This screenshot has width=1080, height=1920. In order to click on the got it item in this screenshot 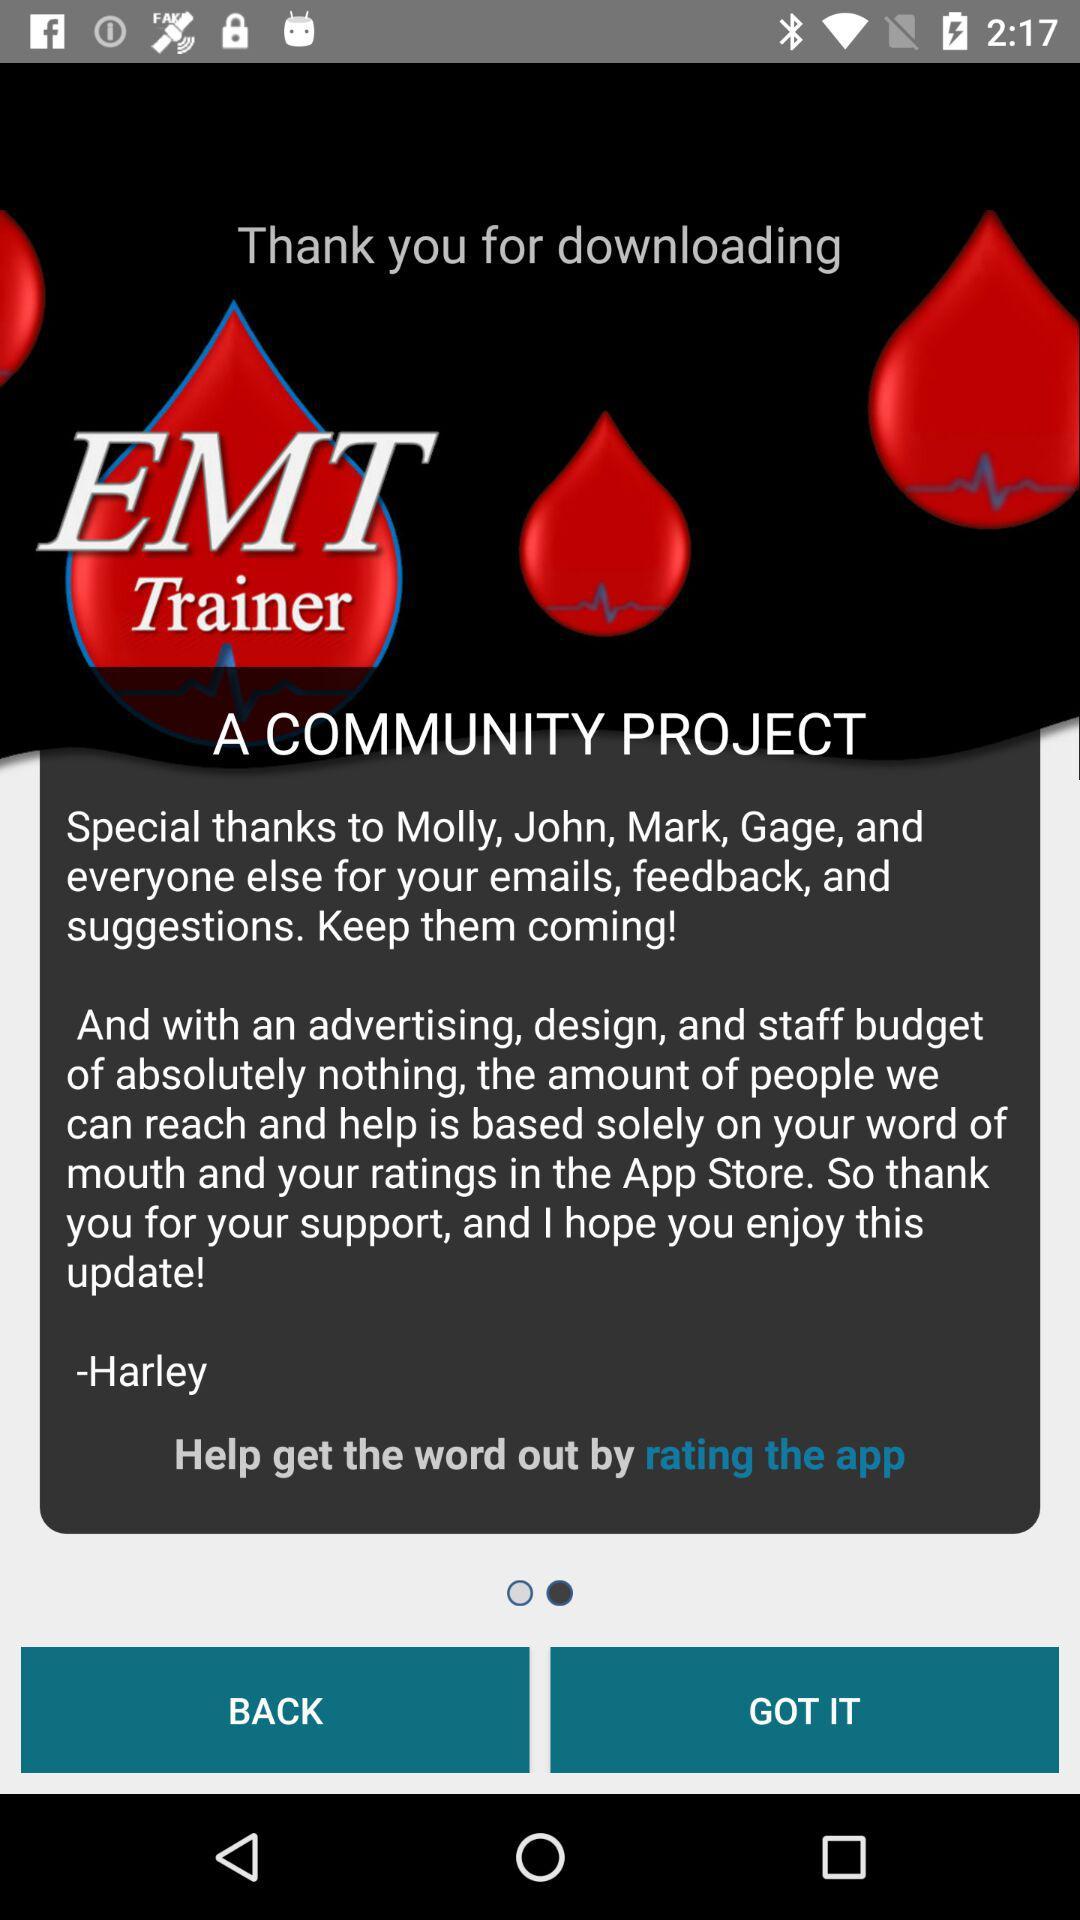, I will do `click(803, 1708)`.